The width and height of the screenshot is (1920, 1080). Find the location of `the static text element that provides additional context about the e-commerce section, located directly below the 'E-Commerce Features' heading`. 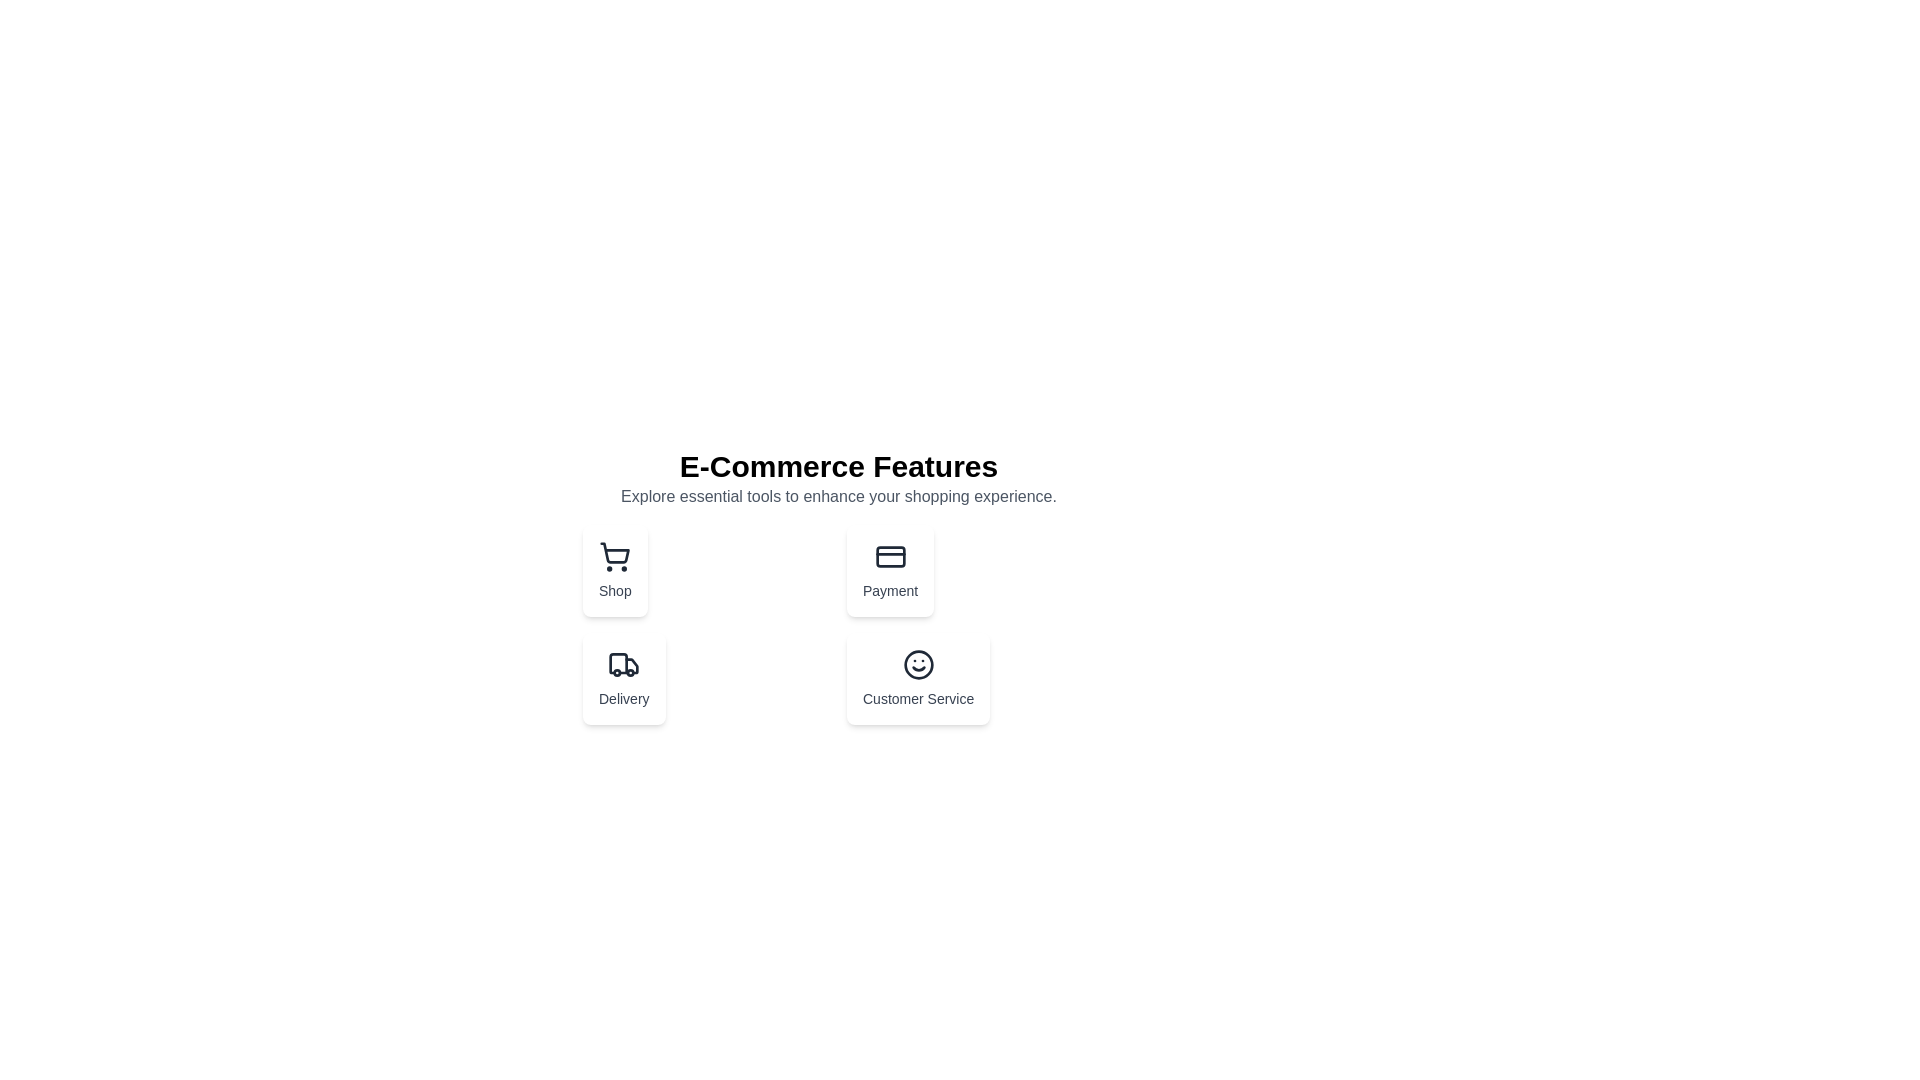

the static text element that provides additional context about the e-commerce section, located directly below the 'E-Commerce Features' heading is located at coordinates (839, 496).